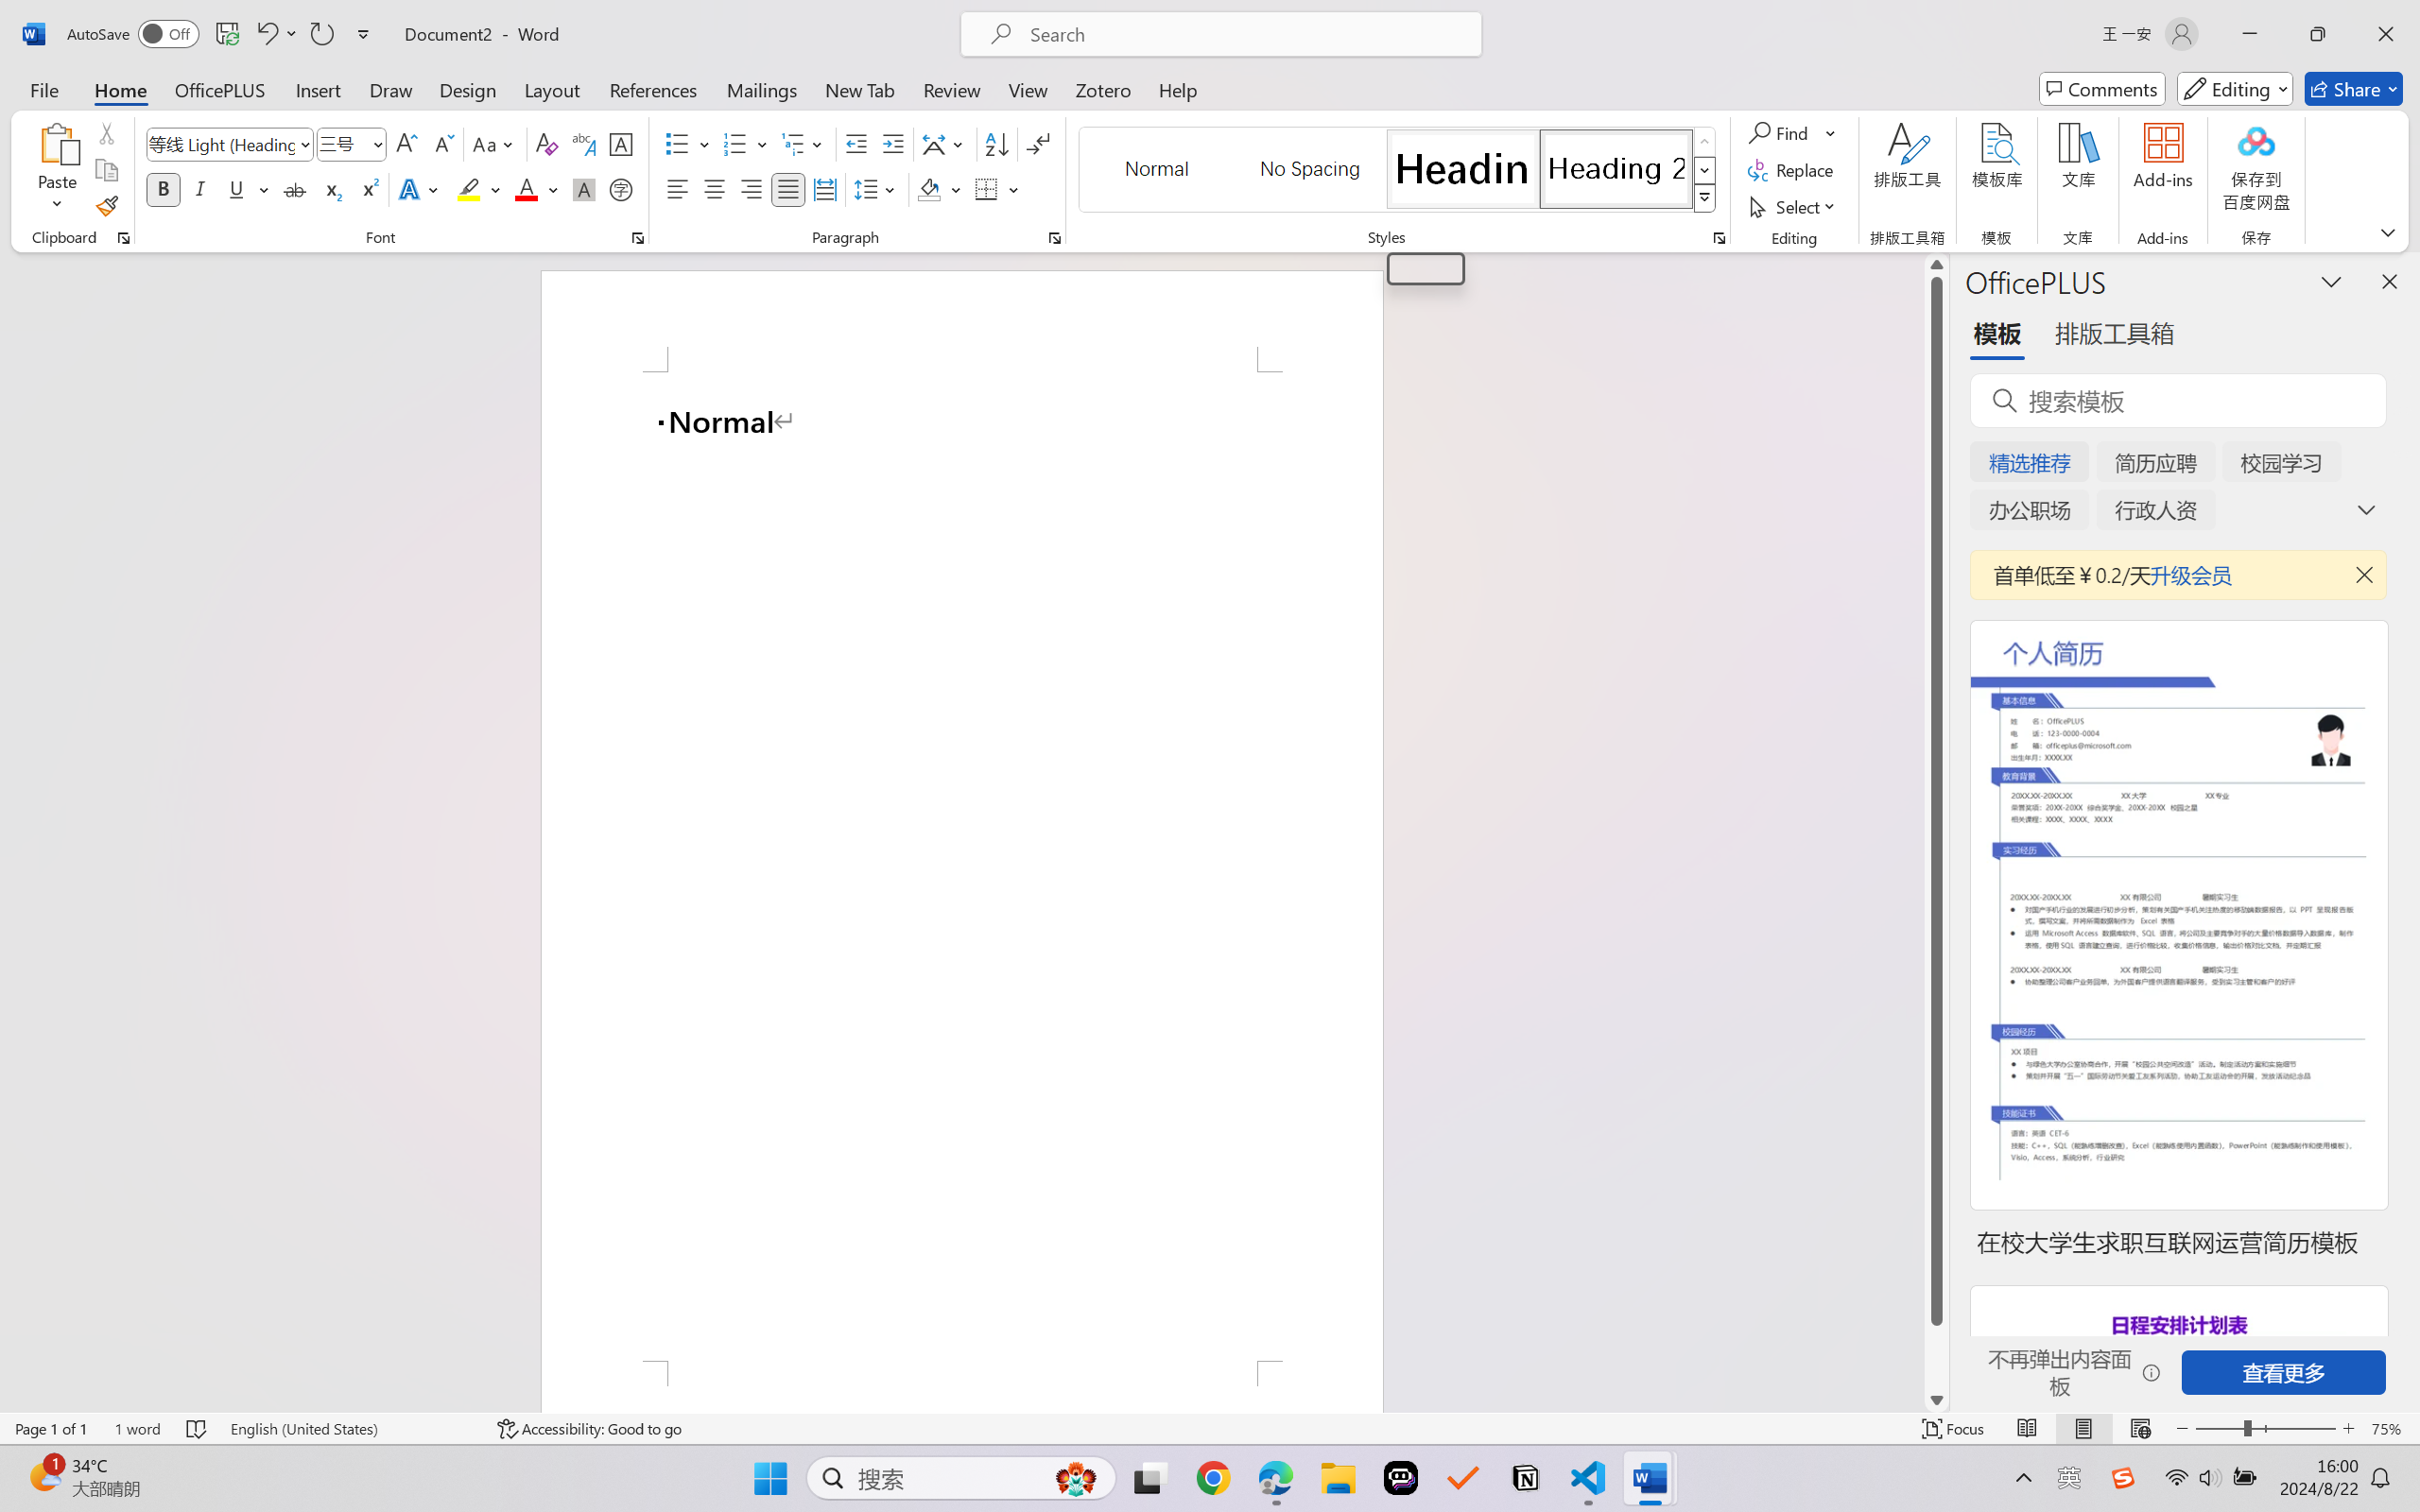 The width and height of the screenshot is (2420, 1512). Describe the element at coordinates (137, 1428) in the screenshot. I see `'Word Count 1 word'` at that location.